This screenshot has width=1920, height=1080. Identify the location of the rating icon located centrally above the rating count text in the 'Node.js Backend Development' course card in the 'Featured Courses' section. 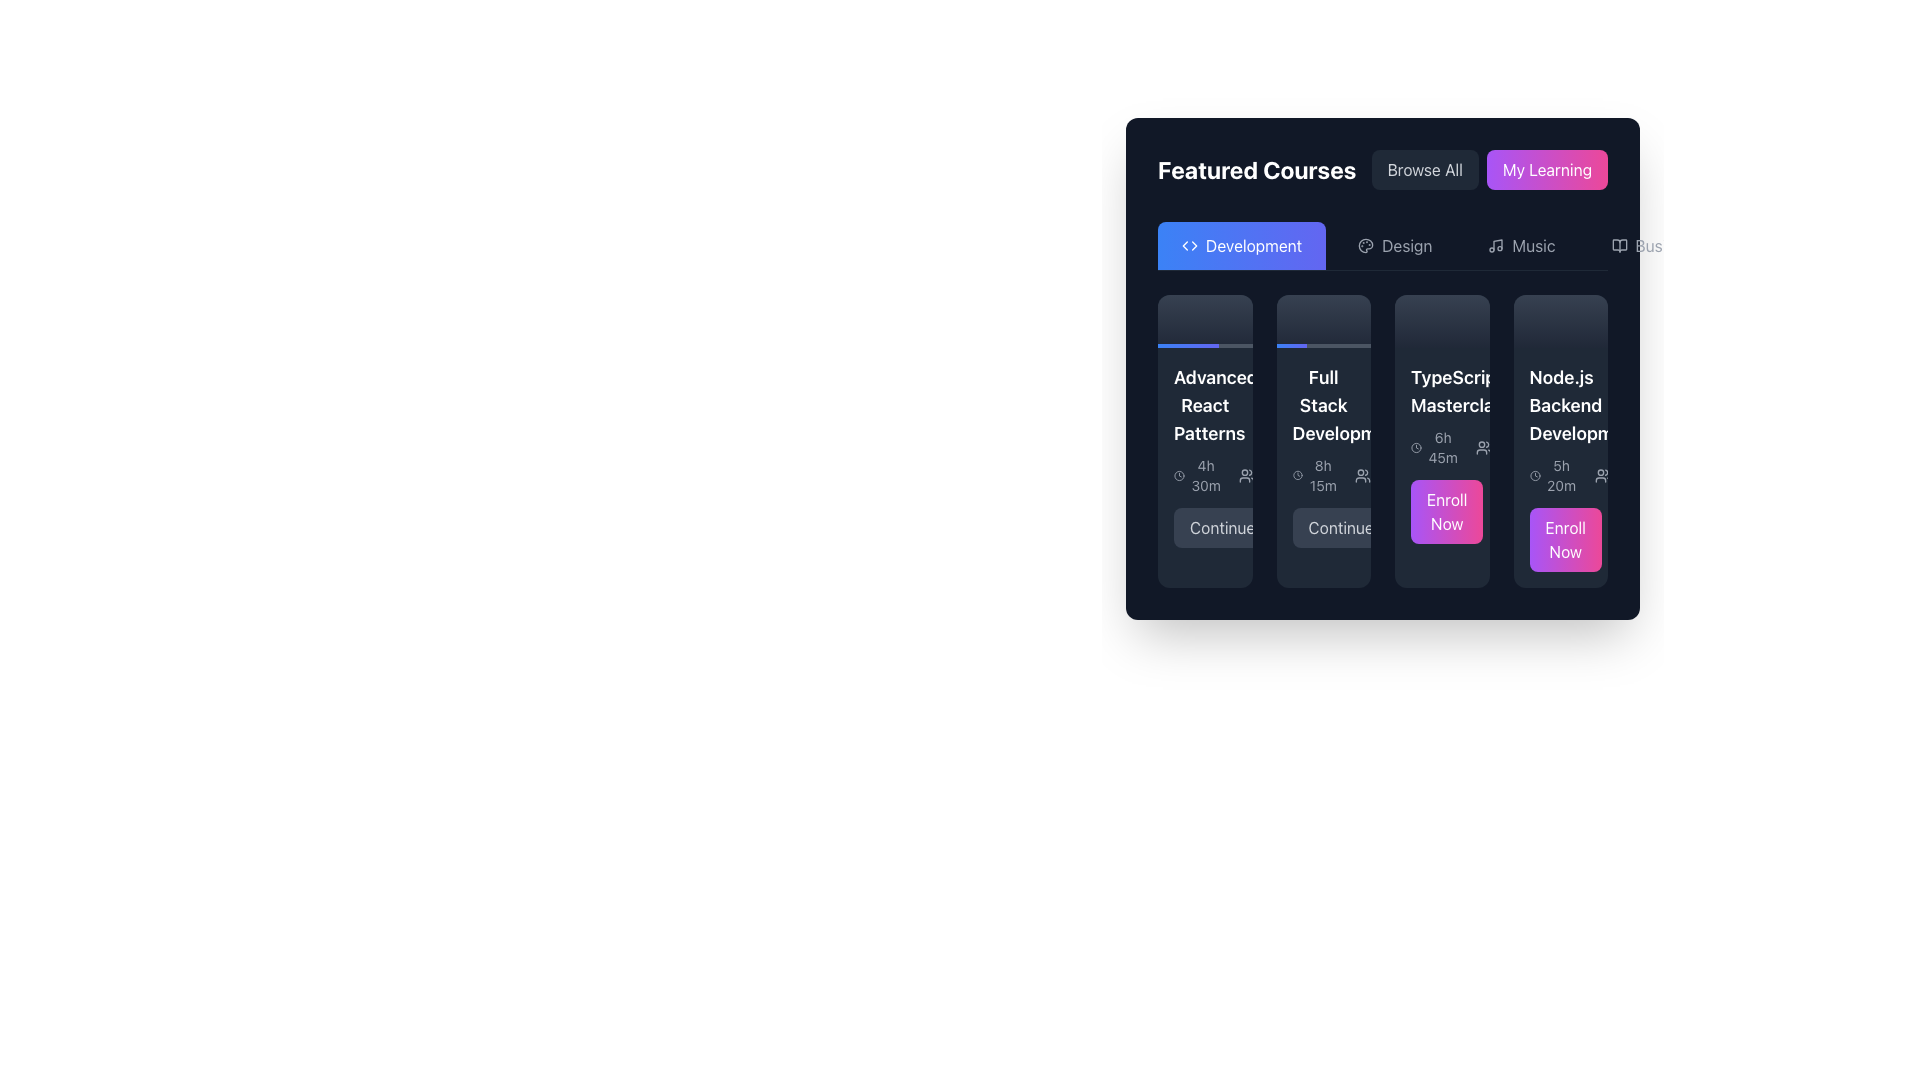
(1554, 446).